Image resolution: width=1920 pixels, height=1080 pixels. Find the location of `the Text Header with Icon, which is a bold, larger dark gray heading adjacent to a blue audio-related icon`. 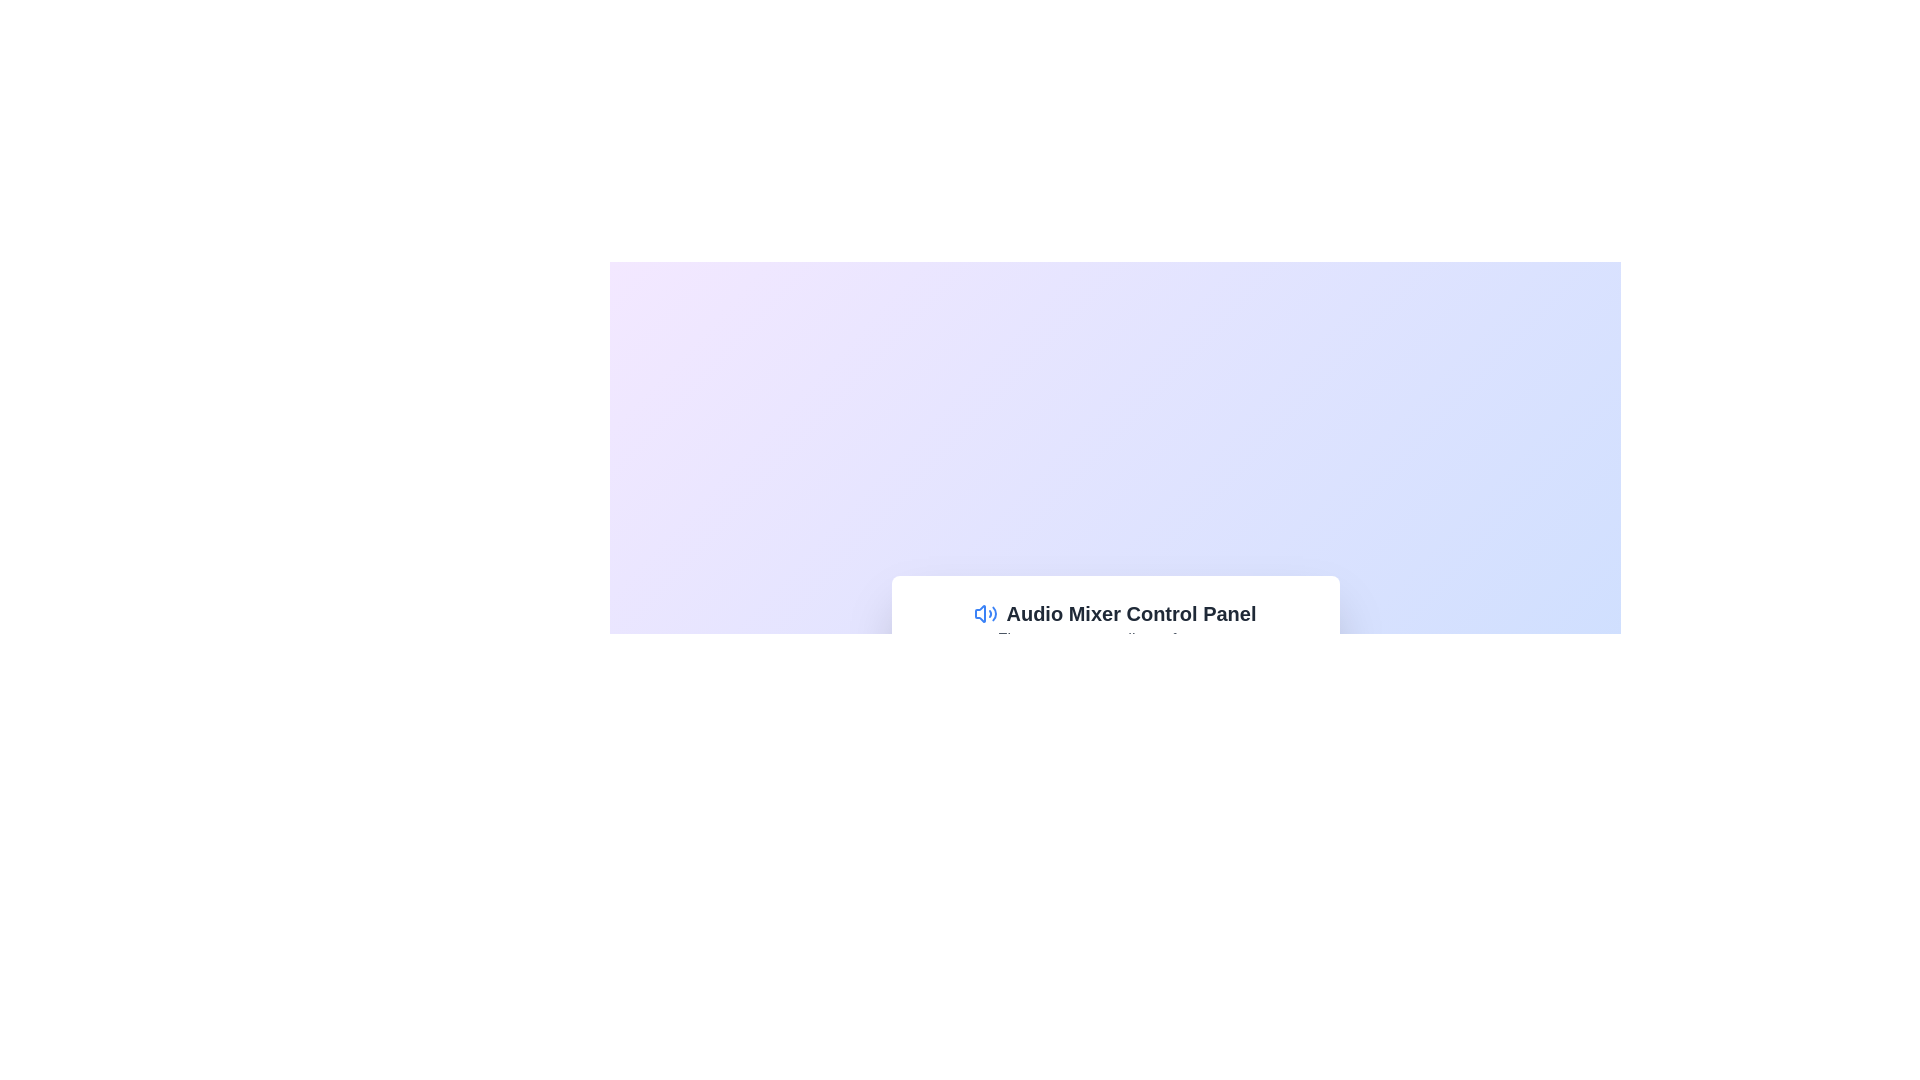

the Text Header with Icon, which is a bold, larger dark gray heading adjacent to a blue audio-related icon is located at coordinates (1114, 612).